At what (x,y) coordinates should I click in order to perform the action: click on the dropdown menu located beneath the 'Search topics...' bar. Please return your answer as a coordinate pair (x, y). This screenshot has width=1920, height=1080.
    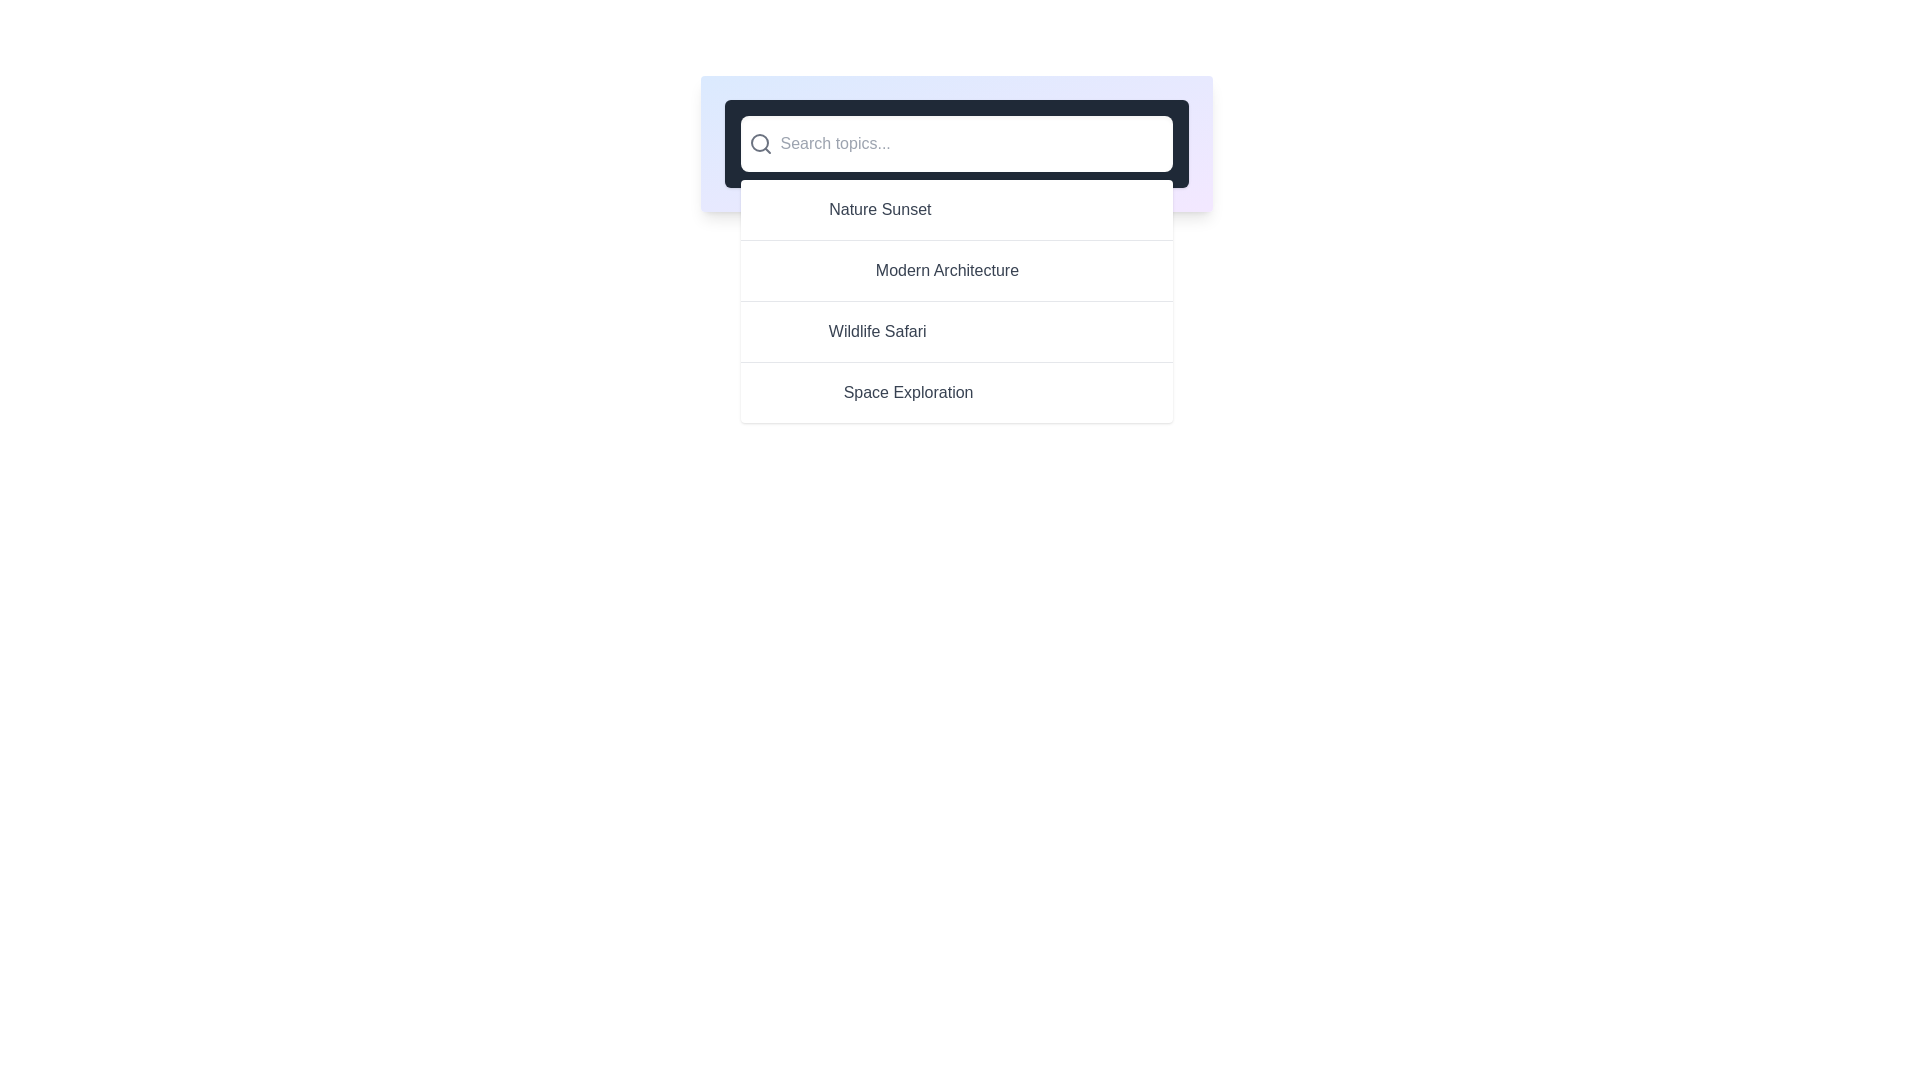
    Looking at the image, I should click on (955, 301).